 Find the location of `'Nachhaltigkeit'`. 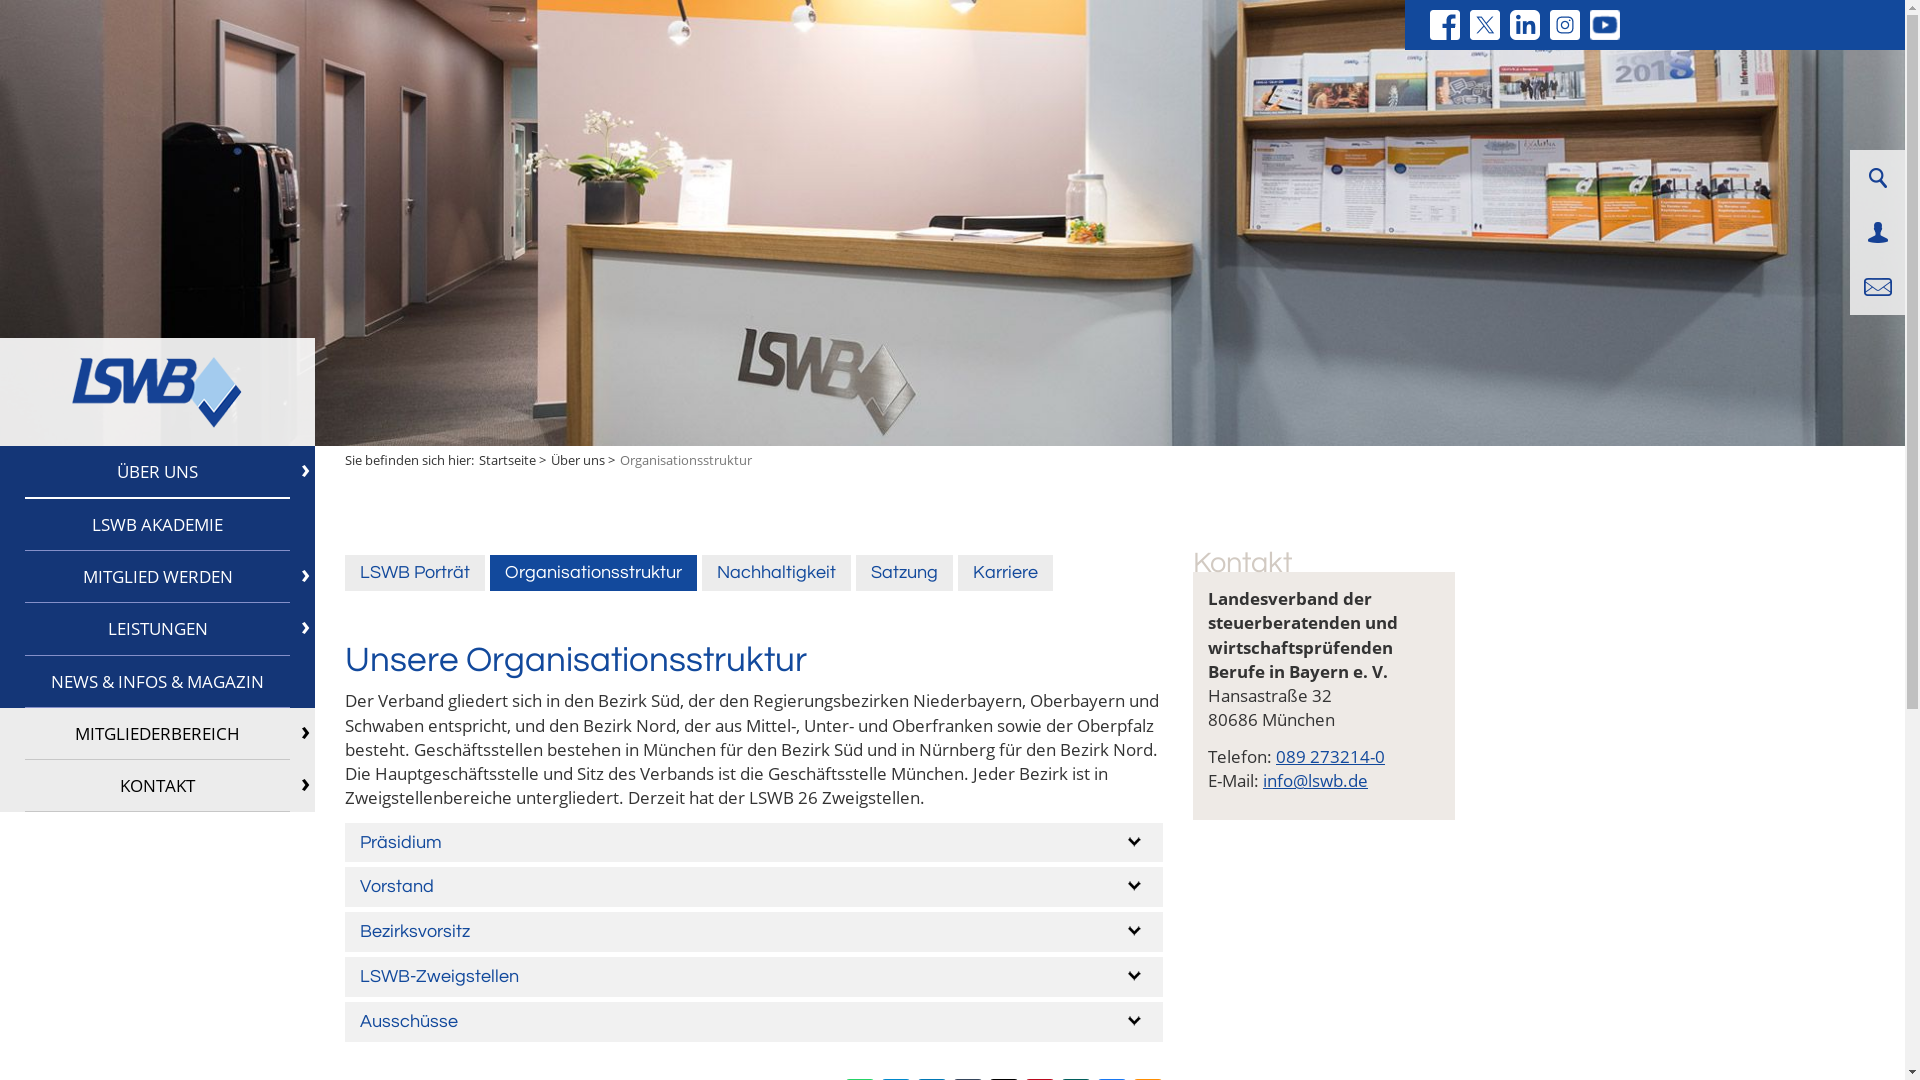

'Nachhaltigkeit' is located at coordinates (701, 573).